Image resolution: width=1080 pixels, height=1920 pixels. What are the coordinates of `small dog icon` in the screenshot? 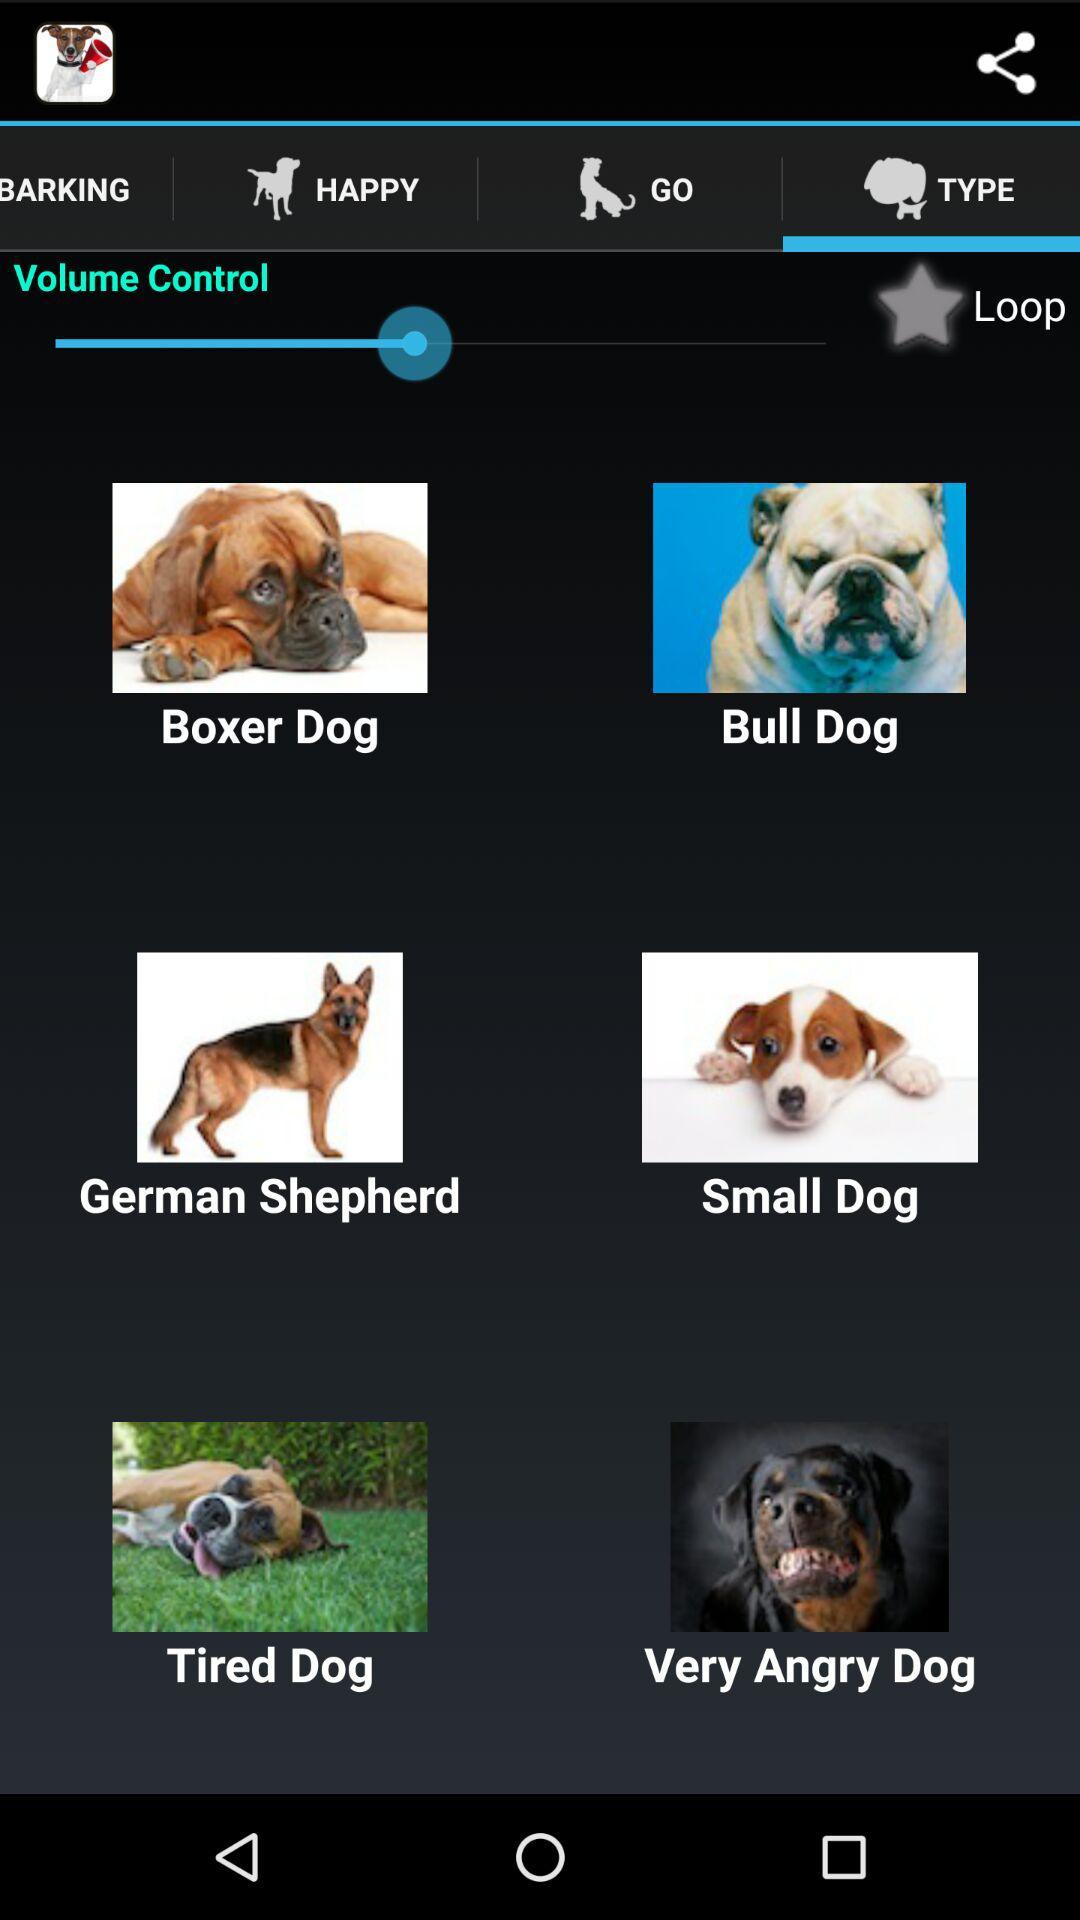 It's located at (810, 1088).